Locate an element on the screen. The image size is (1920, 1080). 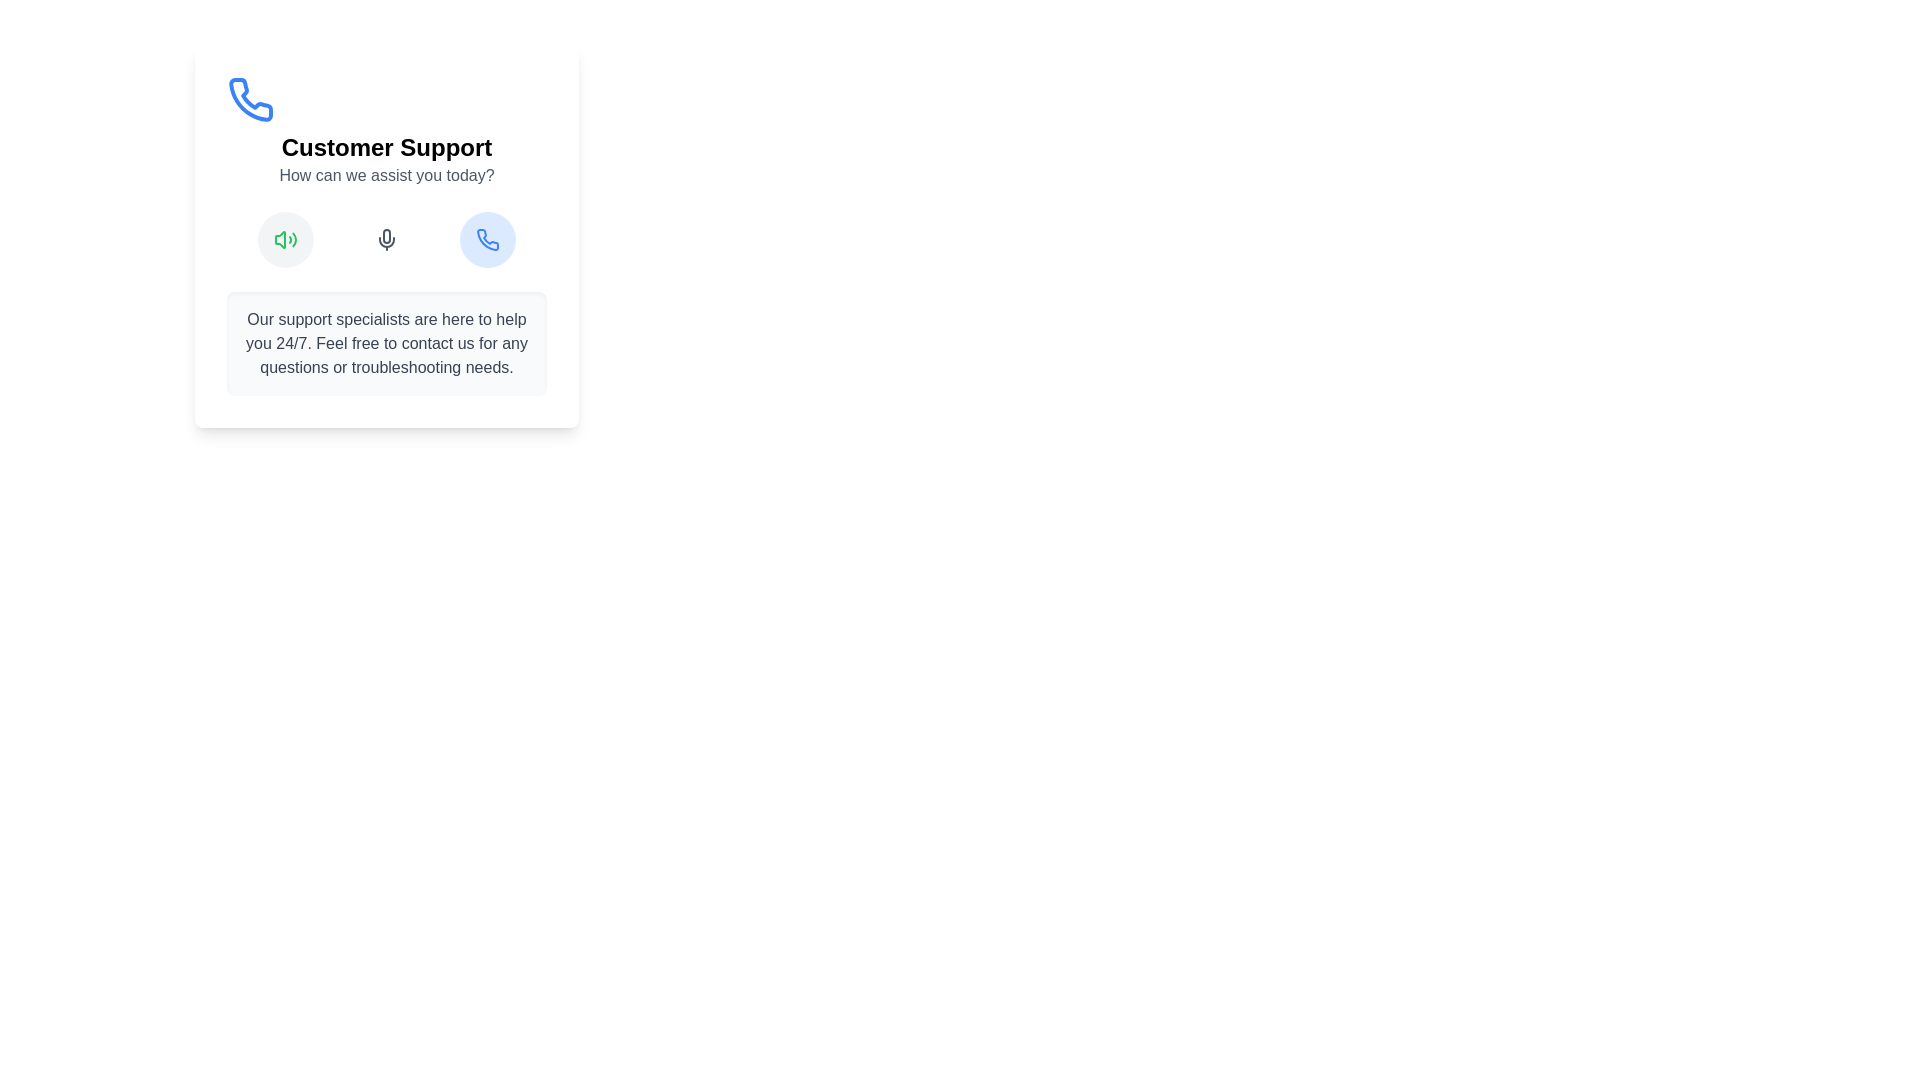
the audio icon with a speaker and sound waves, which is the leftmost item in a row below the 'Customer Support' heading is located at coordinates (284, 238).